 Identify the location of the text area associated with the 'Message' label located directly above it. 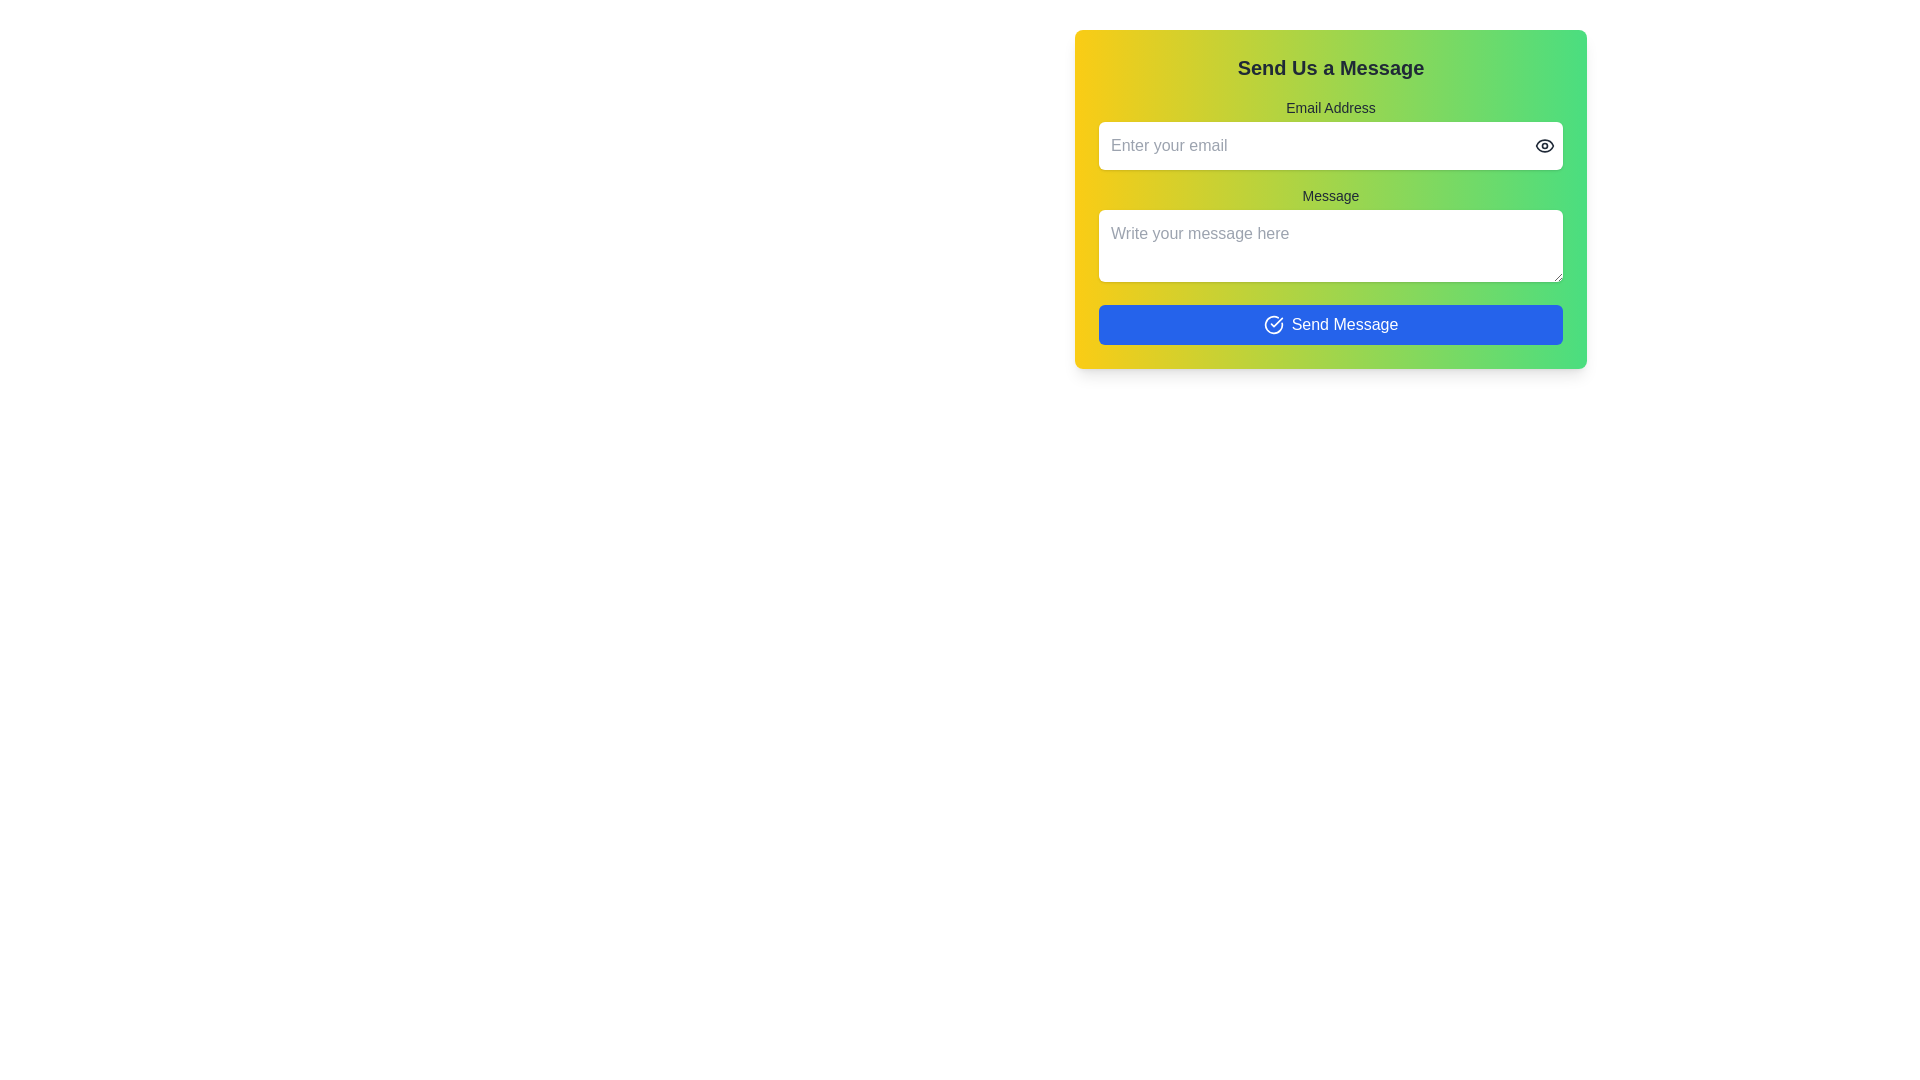
(1330, 196).